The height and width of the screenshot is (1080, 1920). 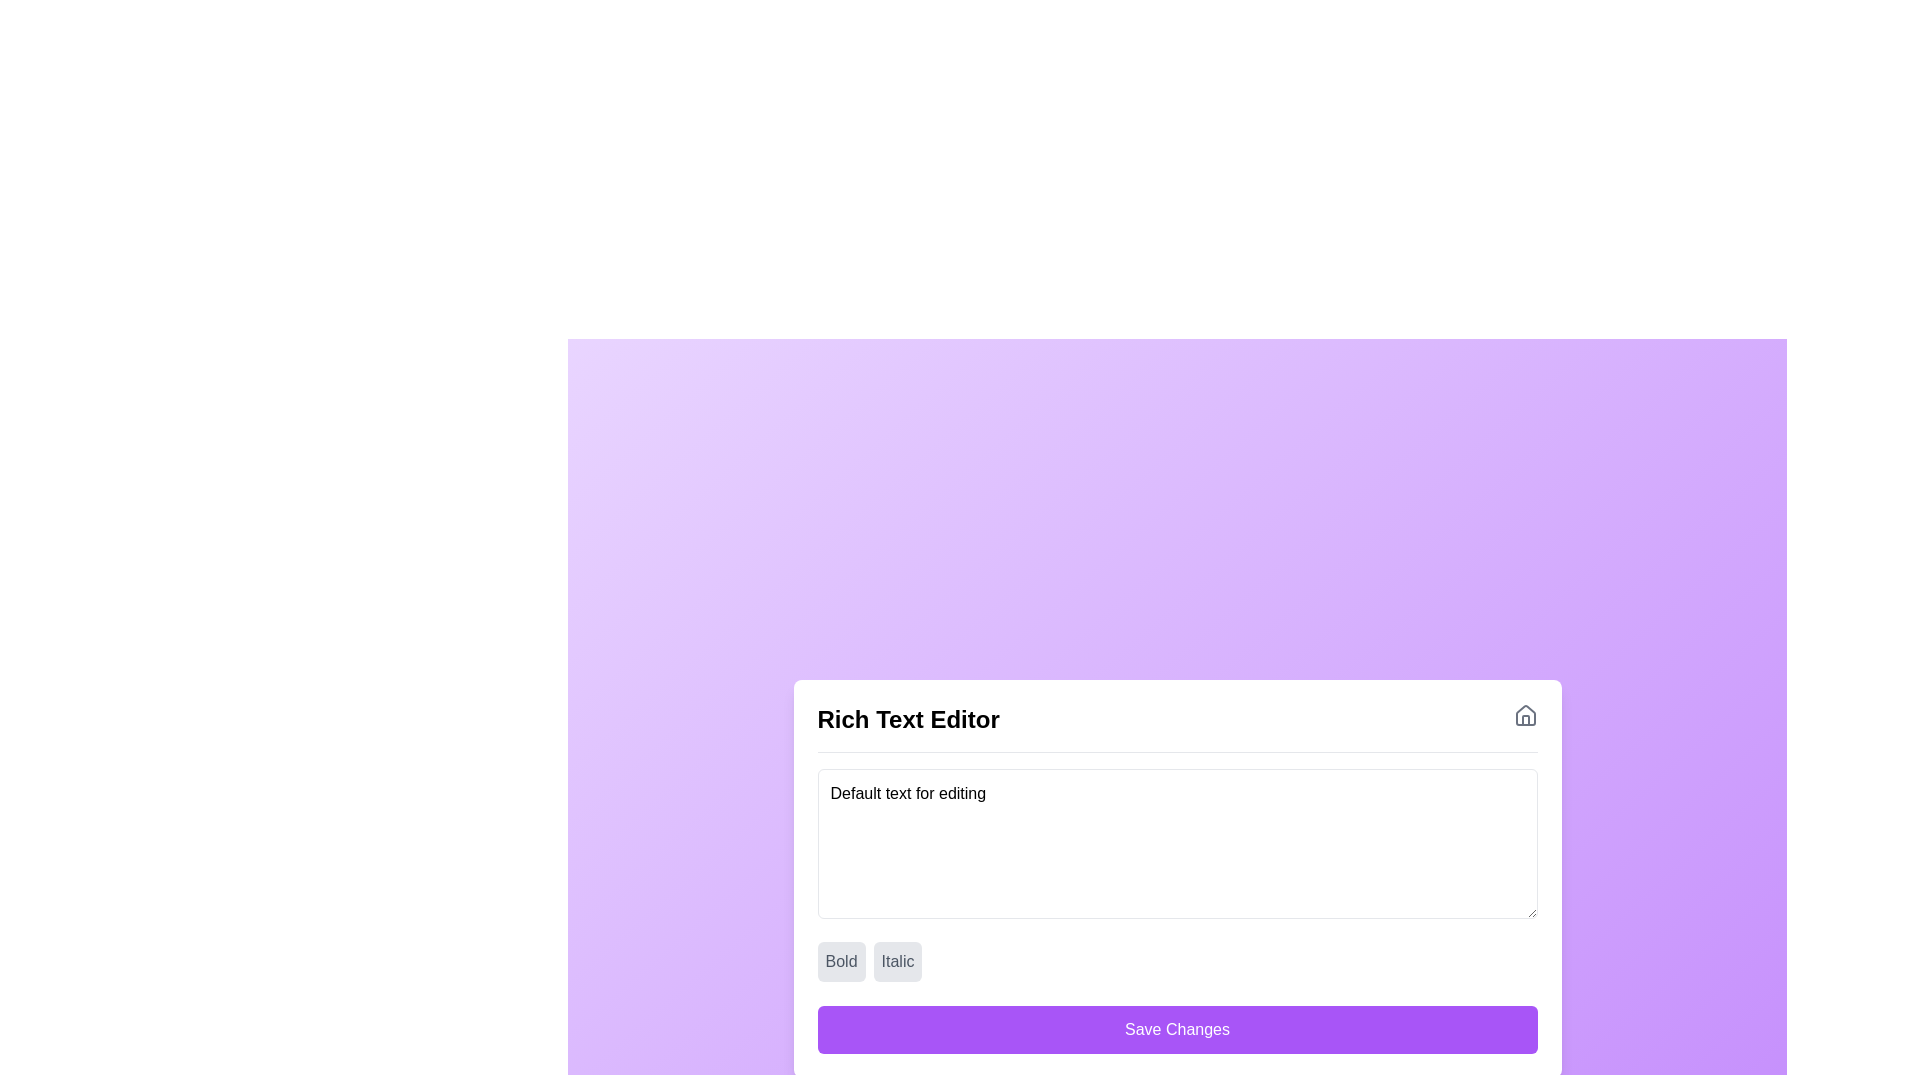 I want to click on the bold, large 'Rich Text Editor' label located at the top left of the text editor's toolbar, so click(x=907, y=720).